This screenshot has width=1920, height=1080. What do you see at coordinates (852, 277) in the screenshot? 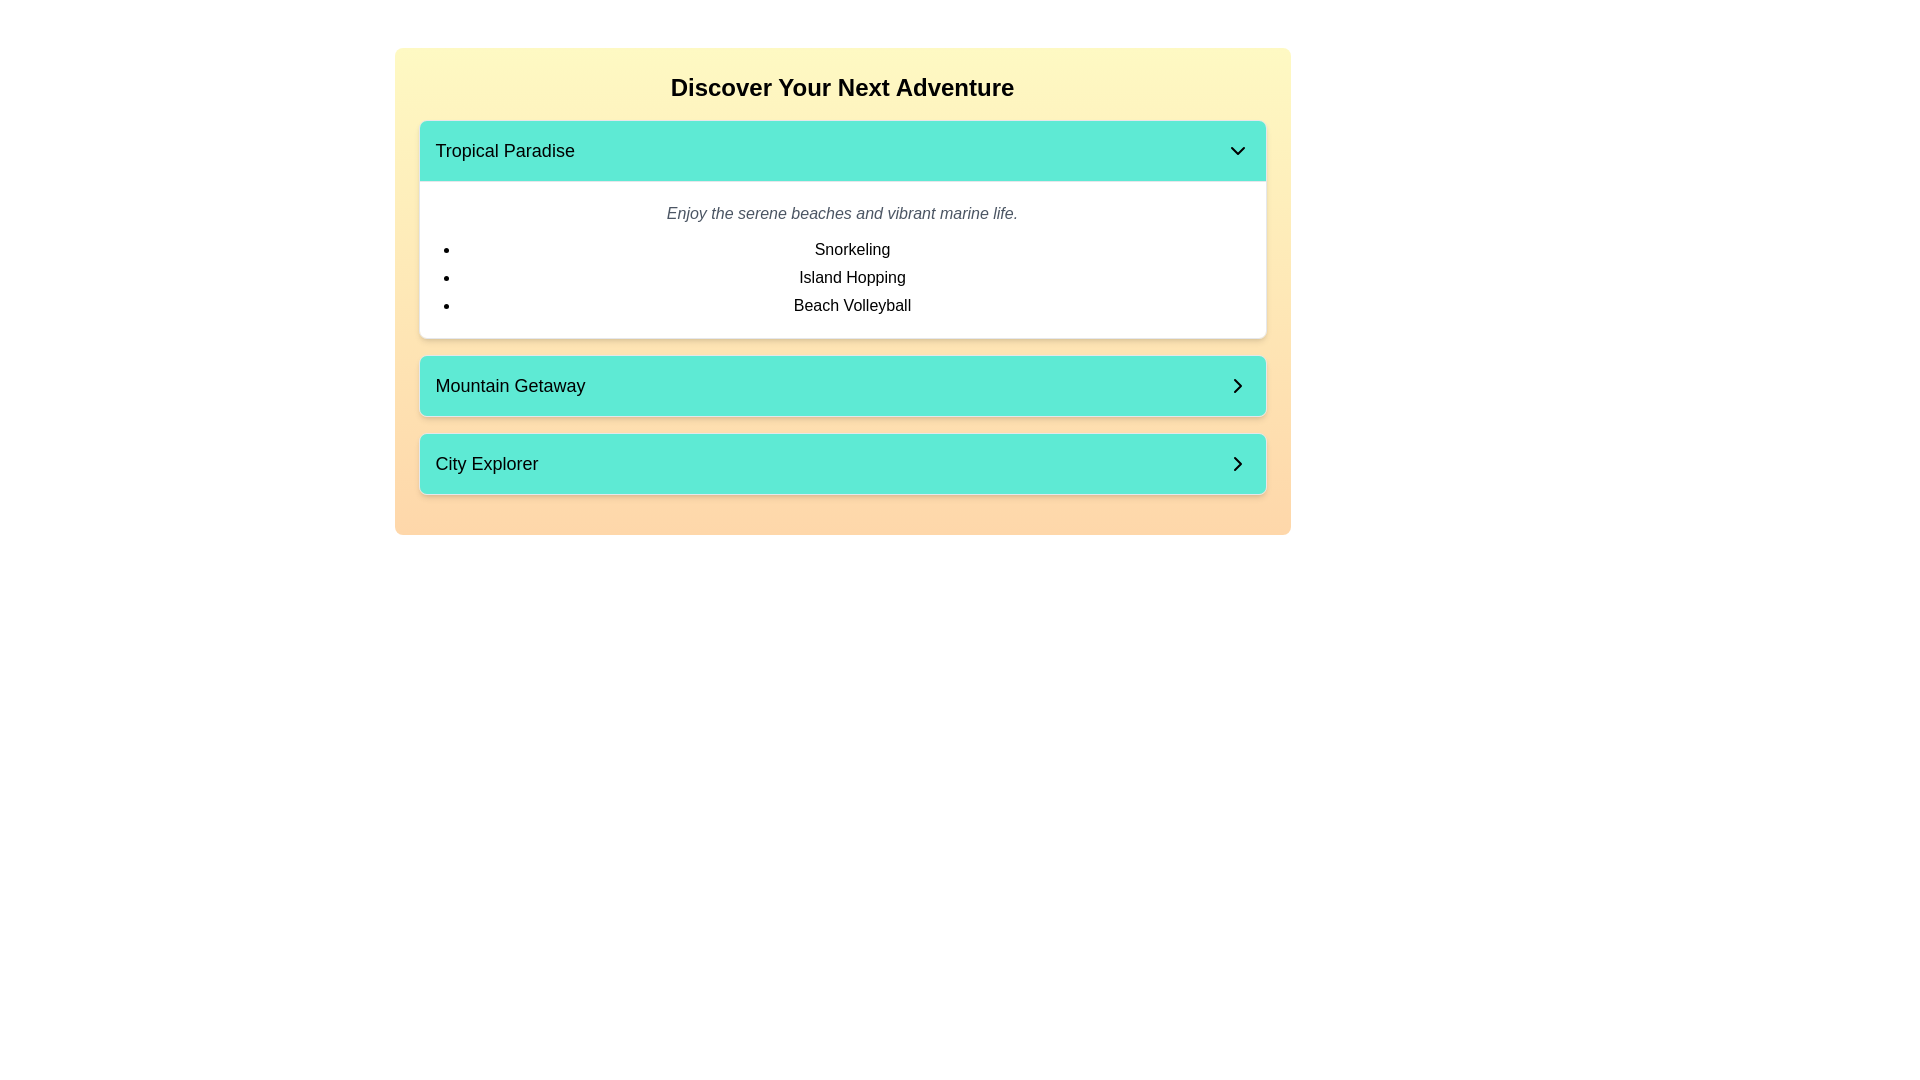
I see `the text label displaying 'Island Hopping', which is the second item in the vertical list under the 'Tropical Paradise' section, positioned between 'Snorkeling' and 'Beach Volleyball'` at bounding box center [852, 277].